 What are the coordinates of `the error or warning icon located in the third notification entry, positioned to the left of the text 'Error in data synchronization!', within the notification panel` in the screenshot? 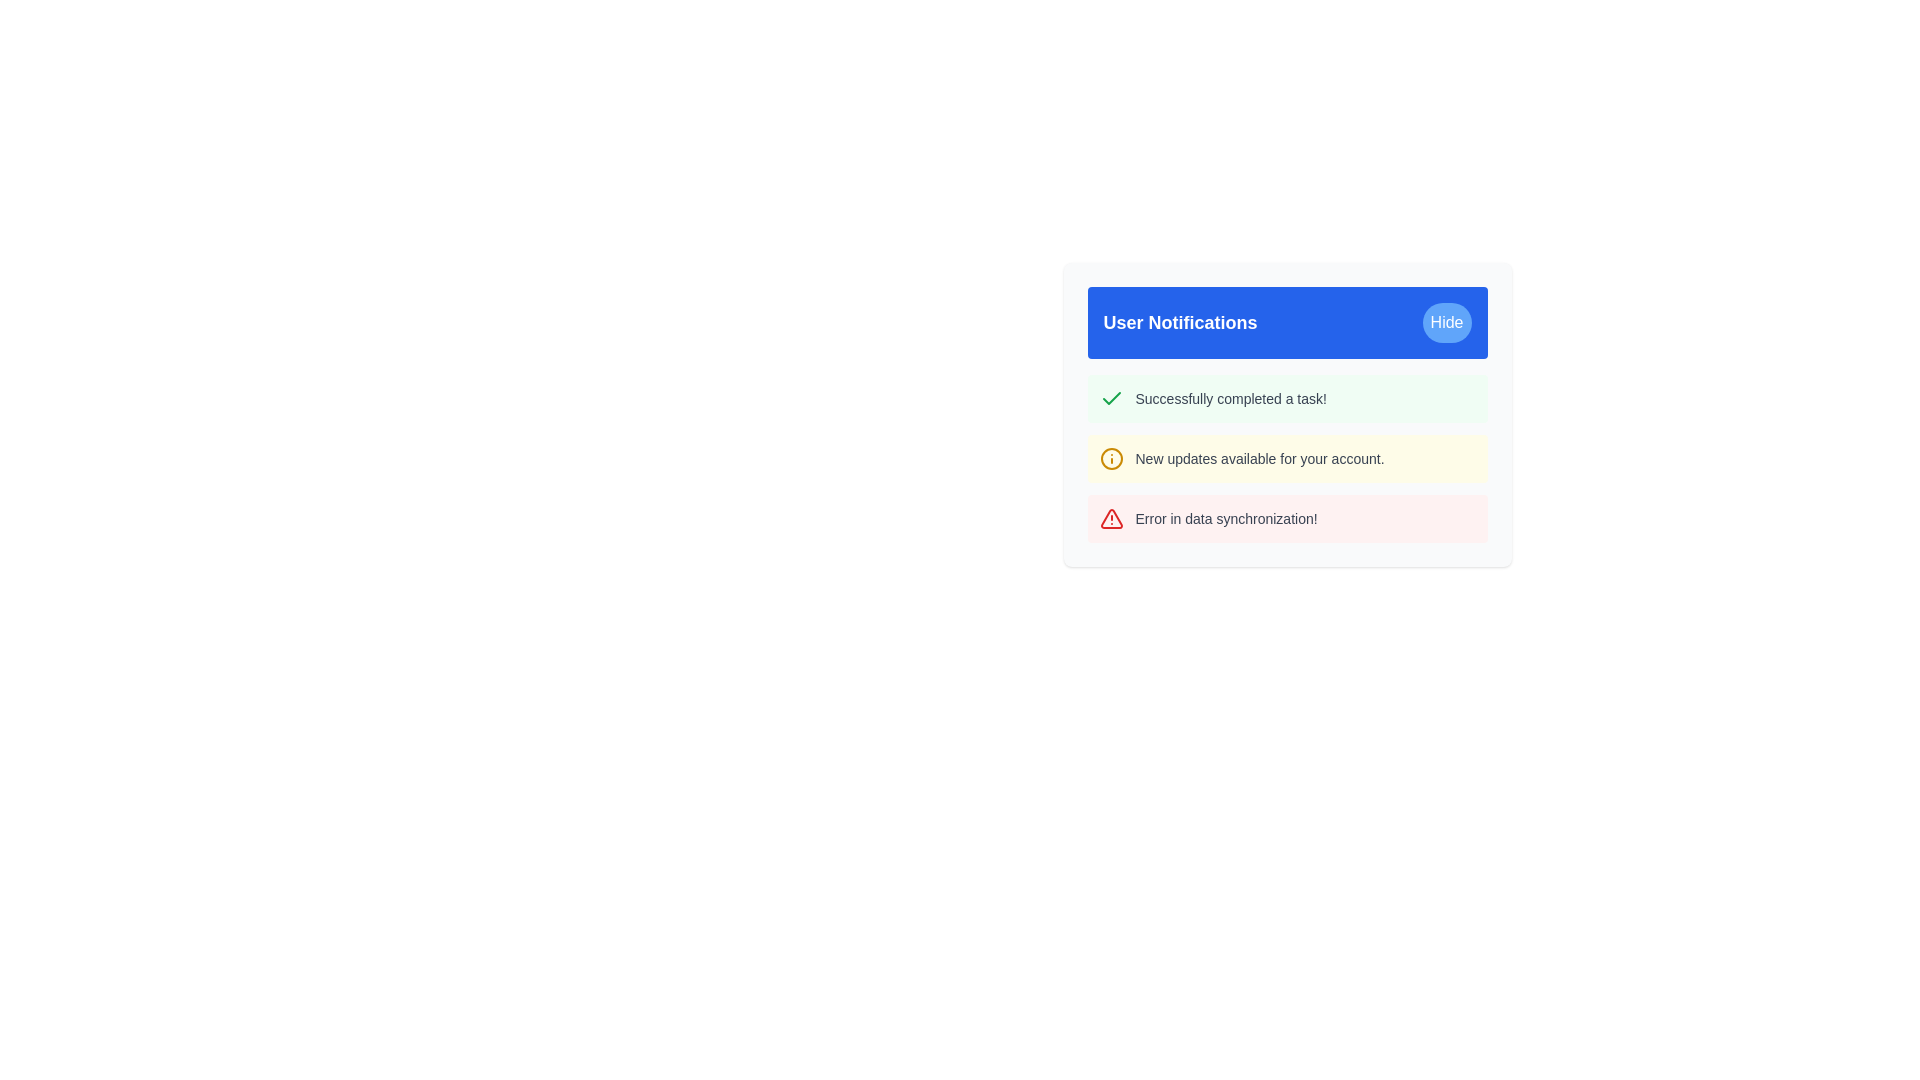 It's located at (1110, 518).